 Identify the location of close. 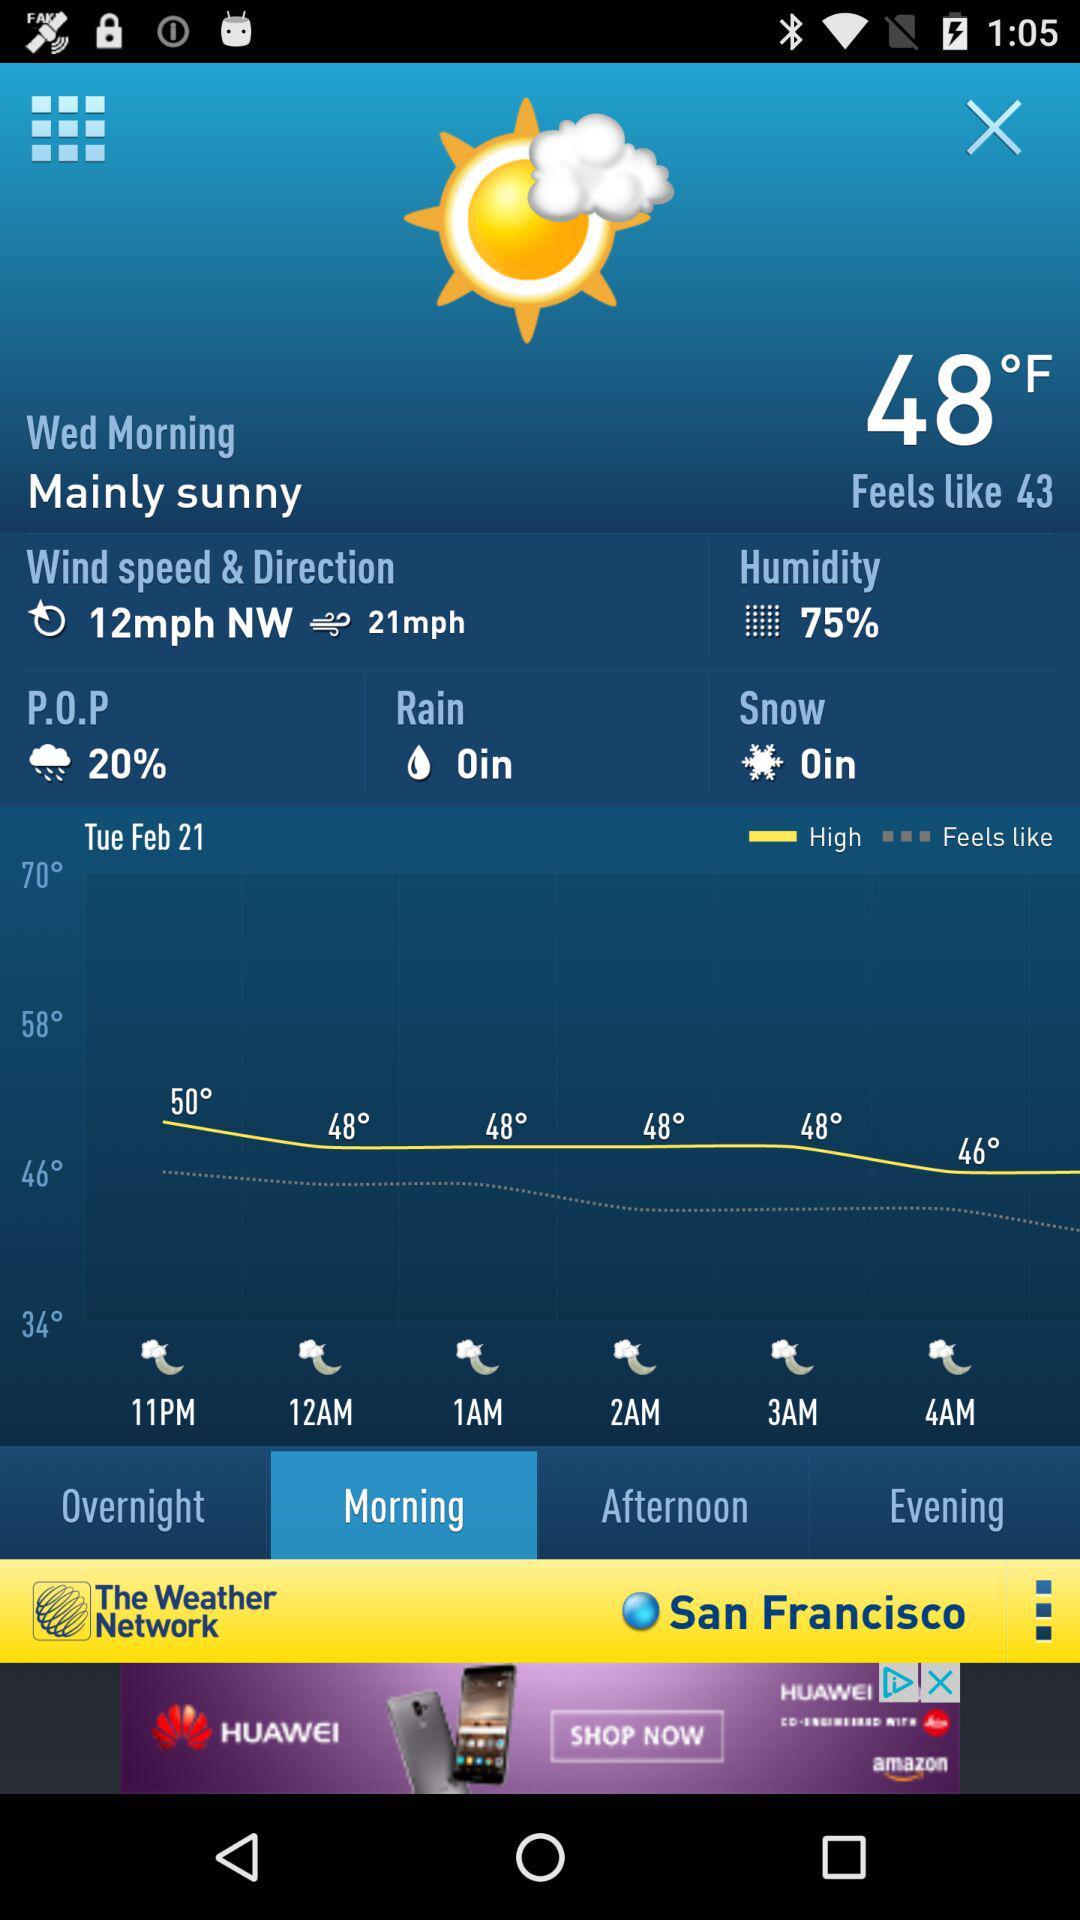
(1006, 126).